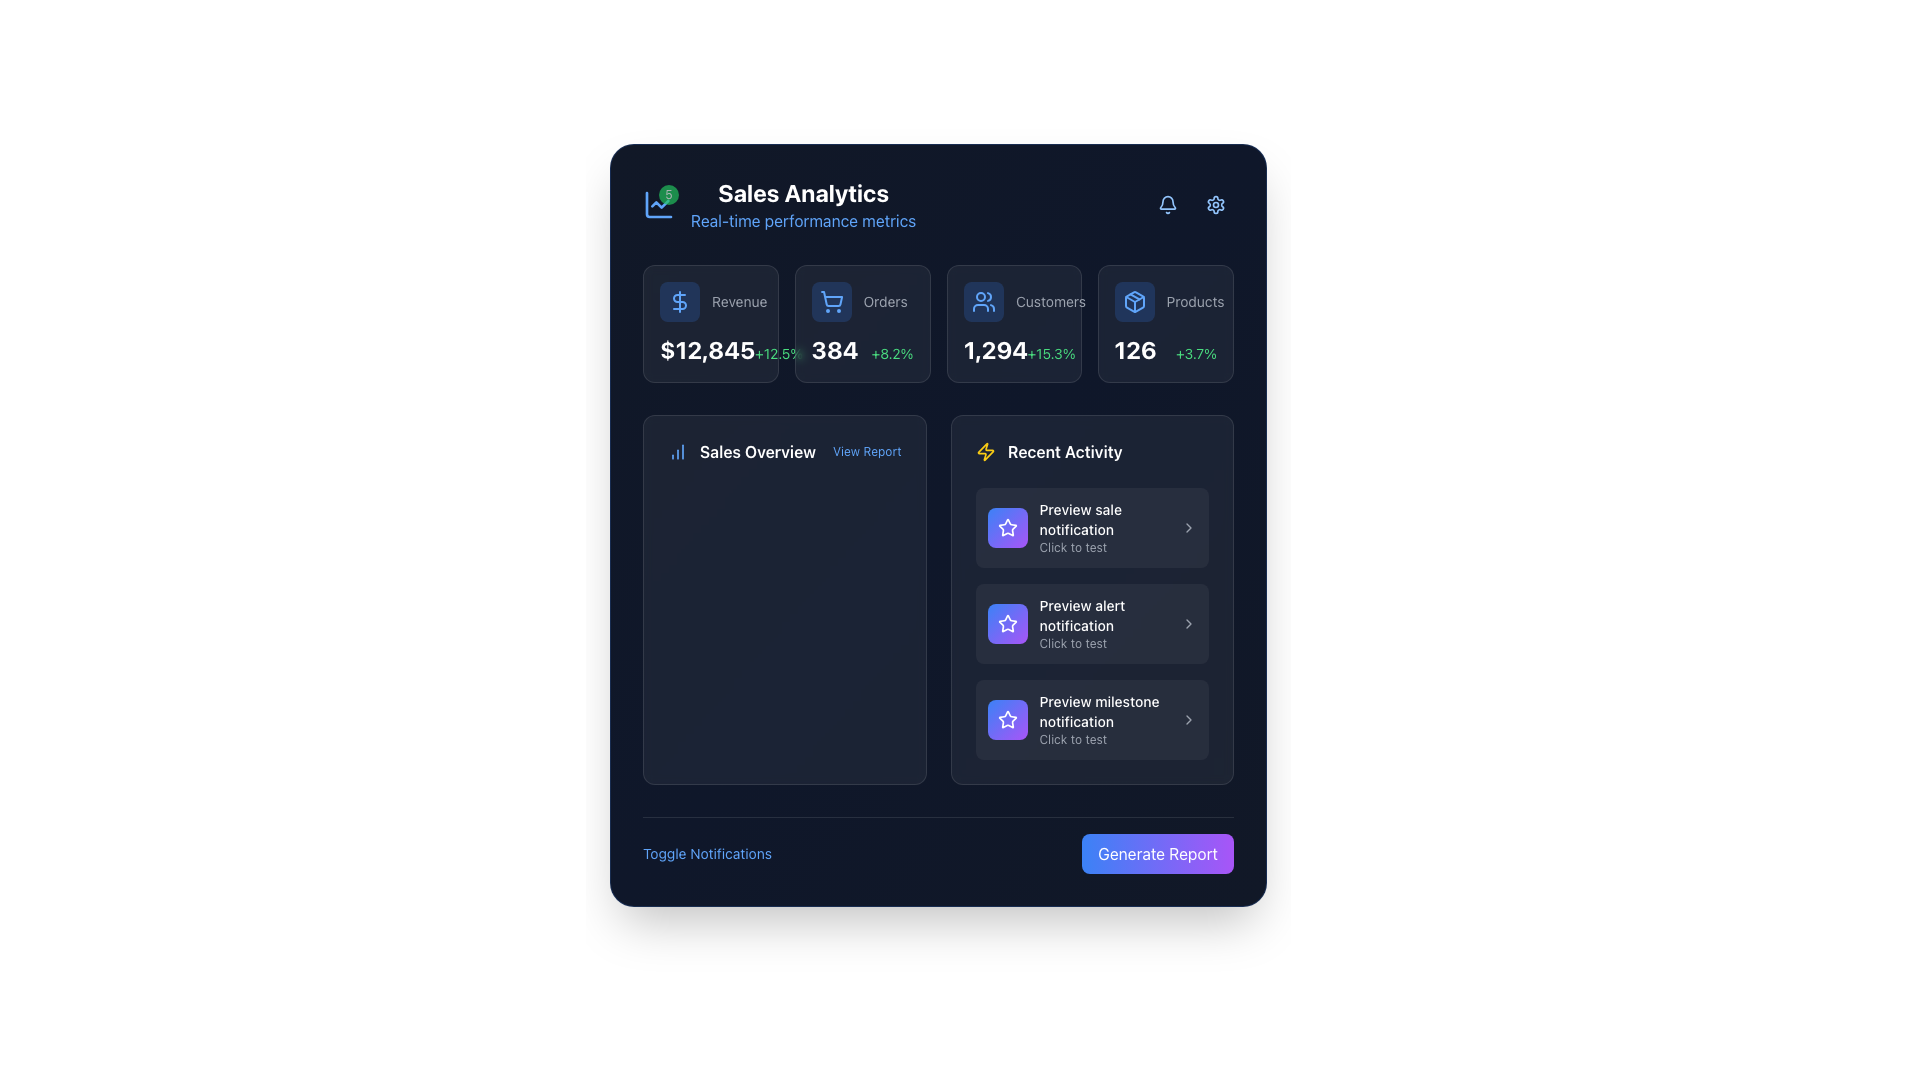 The width and height of the screenshot is (1920, 1080). I want to click on the percentage change text label located to the right of the numerical value '126' within the 'Products' section of the dashboard, so click(1196, 353).